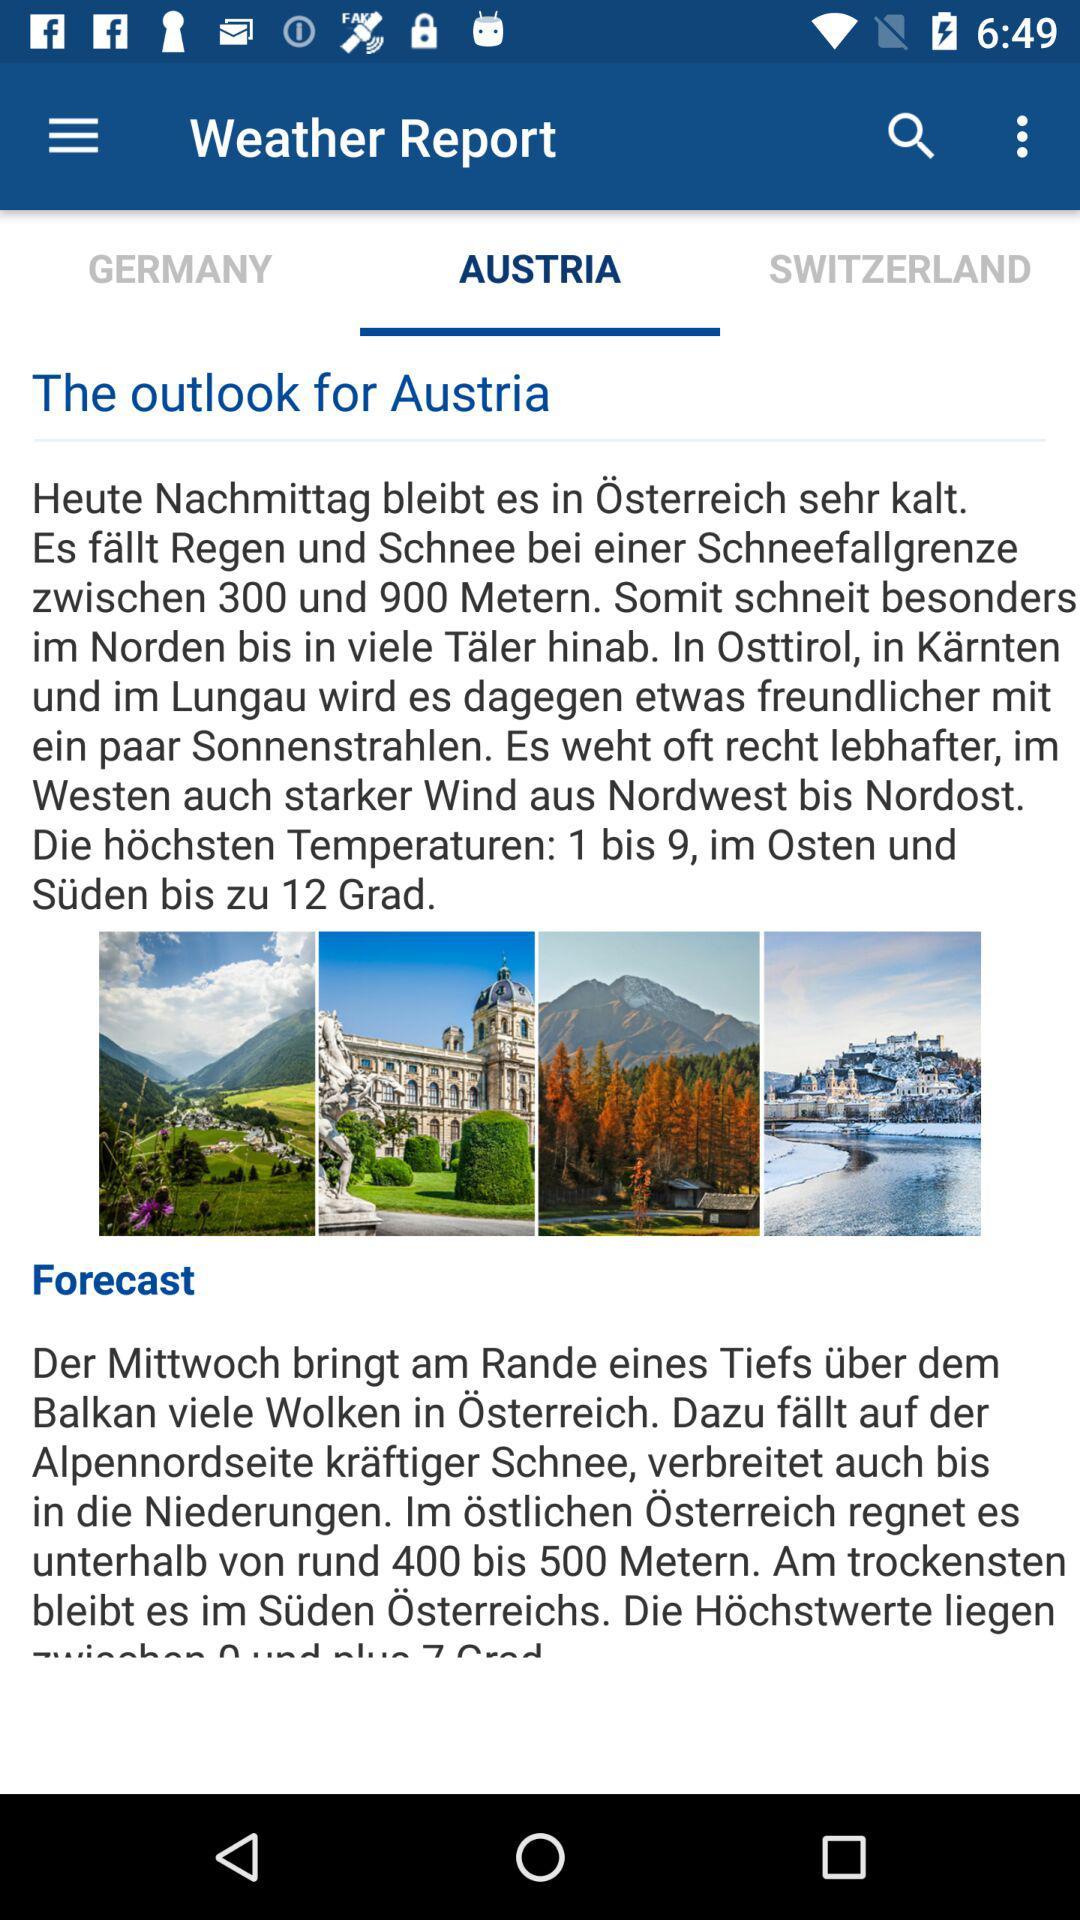  I want to click on the item next to the austria, so click(180, 272).